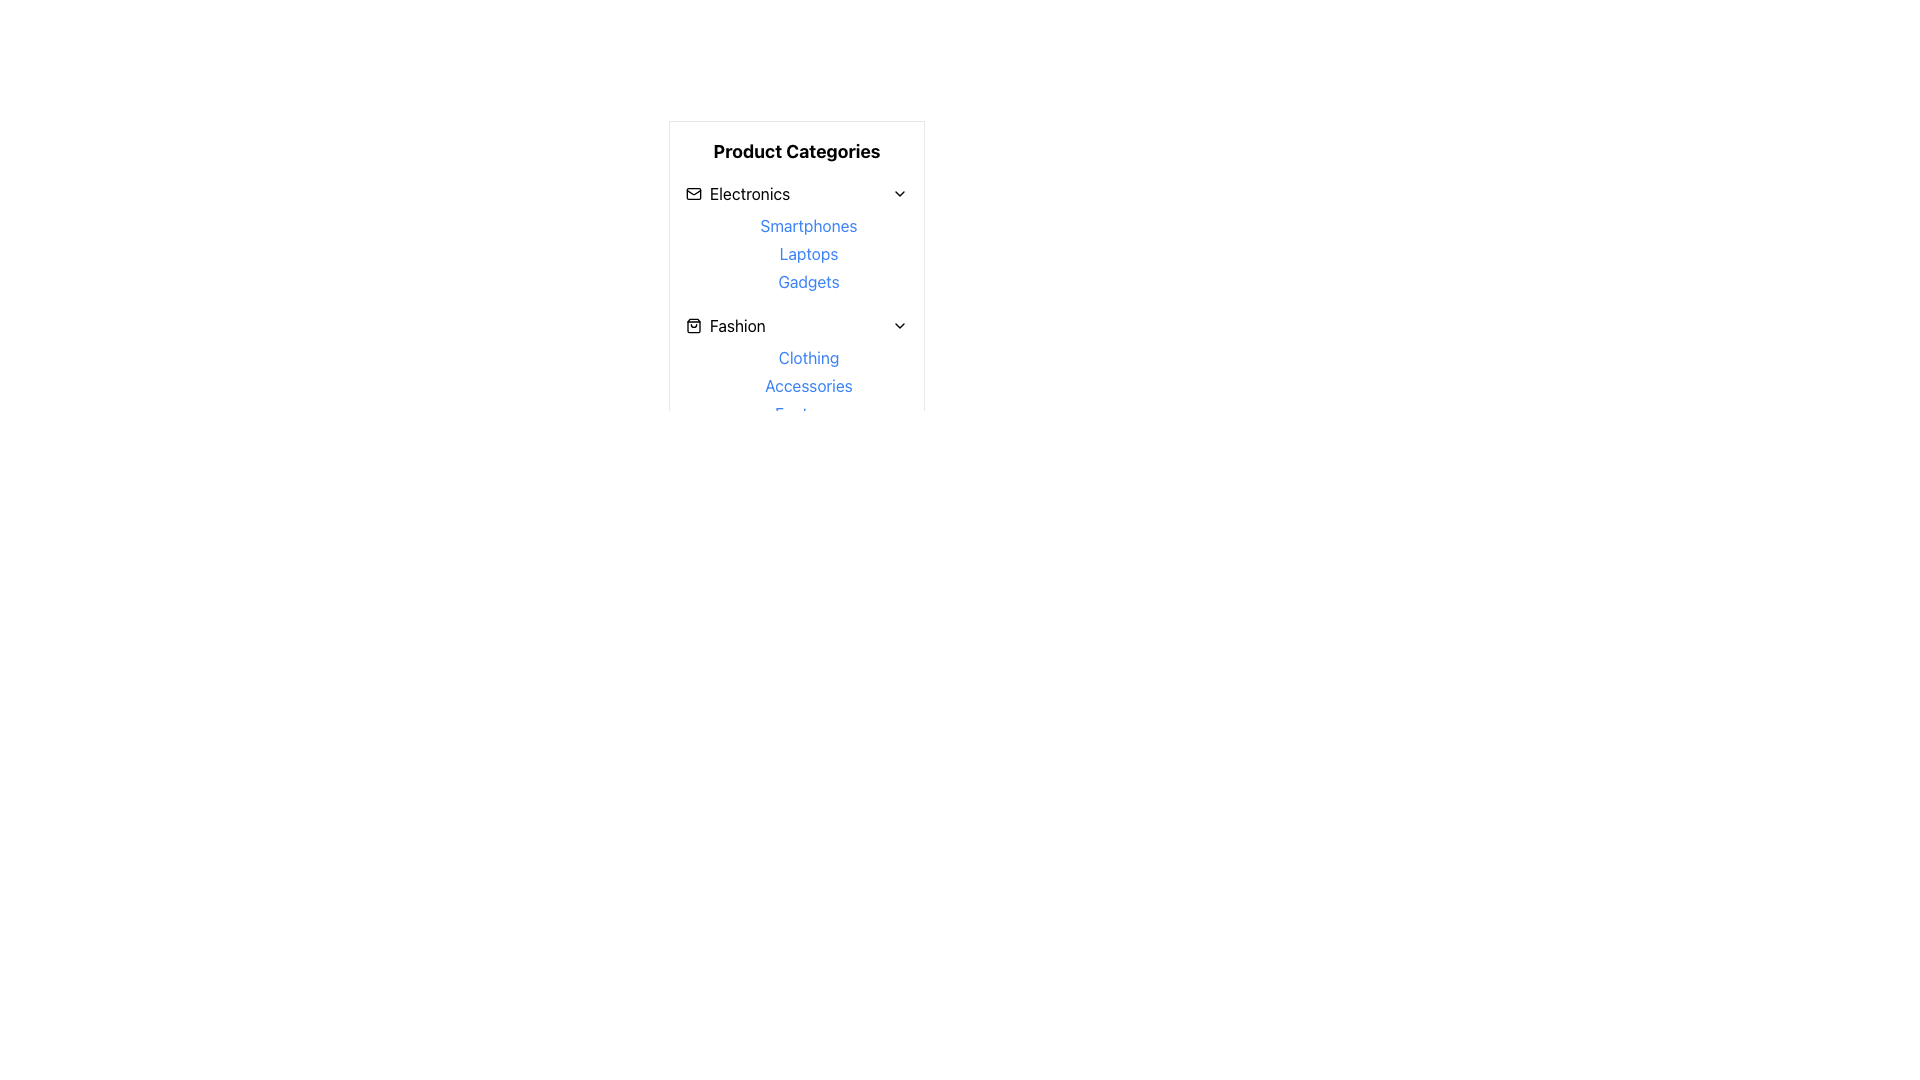 This screenshot has width=1920, height=1080. What do you see at coordinates (795, 150) in the screenshot?
I see `the 'Product Categories' text header, which is styled with bold and large font, located at the top of the vertical list structure of categories` at bounding box center [795, 150].